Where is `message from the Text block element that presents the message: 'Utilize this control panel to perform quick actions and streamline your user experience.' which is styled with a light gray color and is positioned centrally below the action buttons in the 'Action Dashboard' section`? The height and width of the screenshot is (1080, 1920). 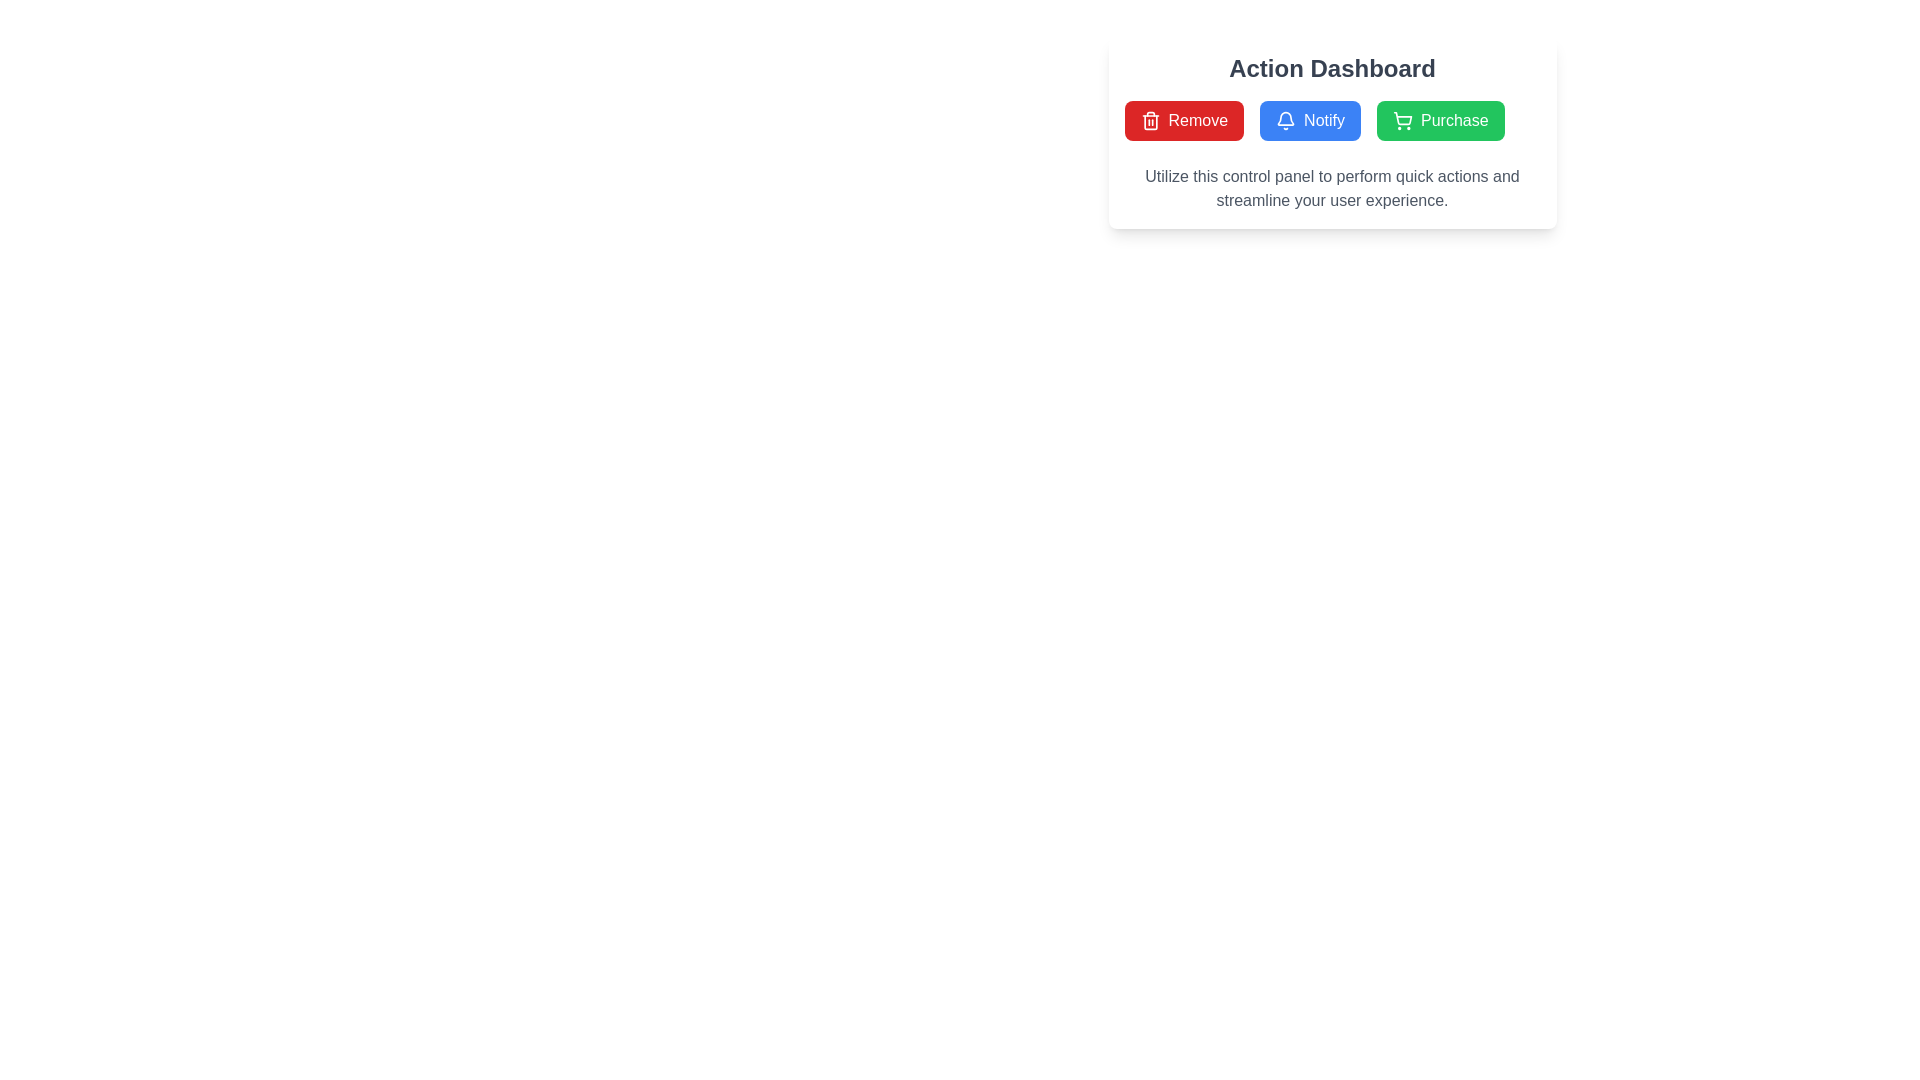 message from the Text block element that presents the message: 'Utilize this control panel to perform quick actions and streamline your user experience.' which is styled with a light gray color and is positioned centrally below the action buttons in the 'Action Dashboard' section is located at coordinates (1332, 189).